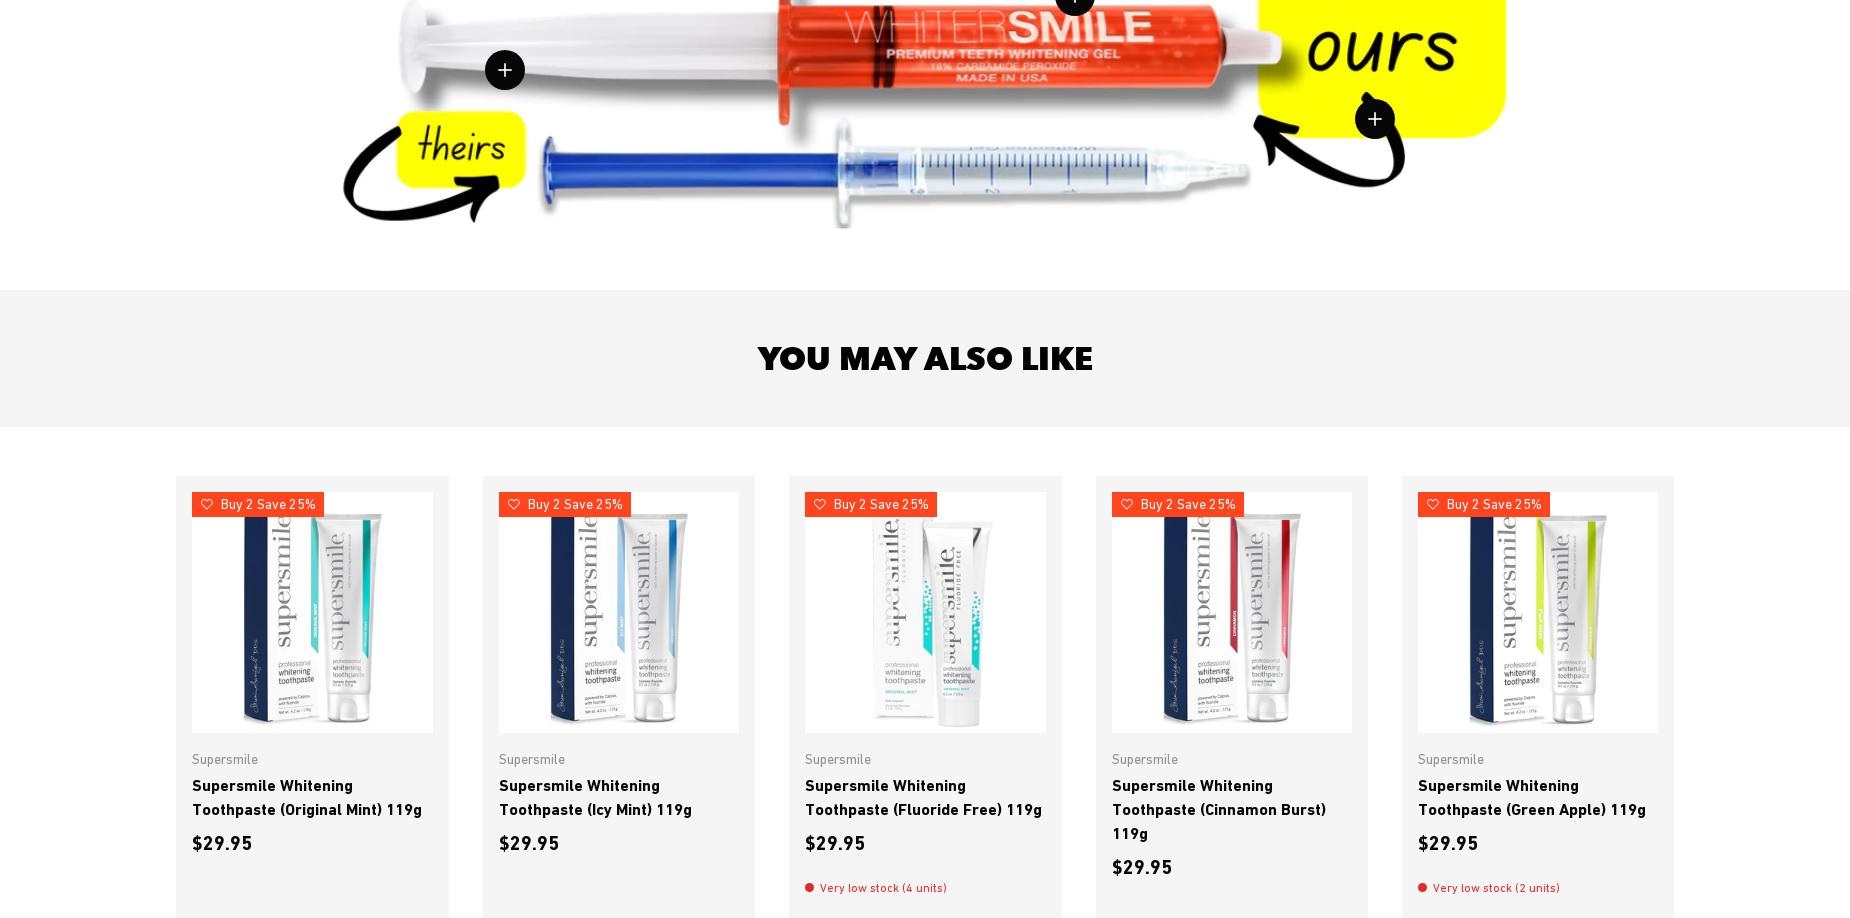 The height and width of the screenshot is (918, 1850). I want to click on 'Very low stock
(2 units)', so click(1495, 885).